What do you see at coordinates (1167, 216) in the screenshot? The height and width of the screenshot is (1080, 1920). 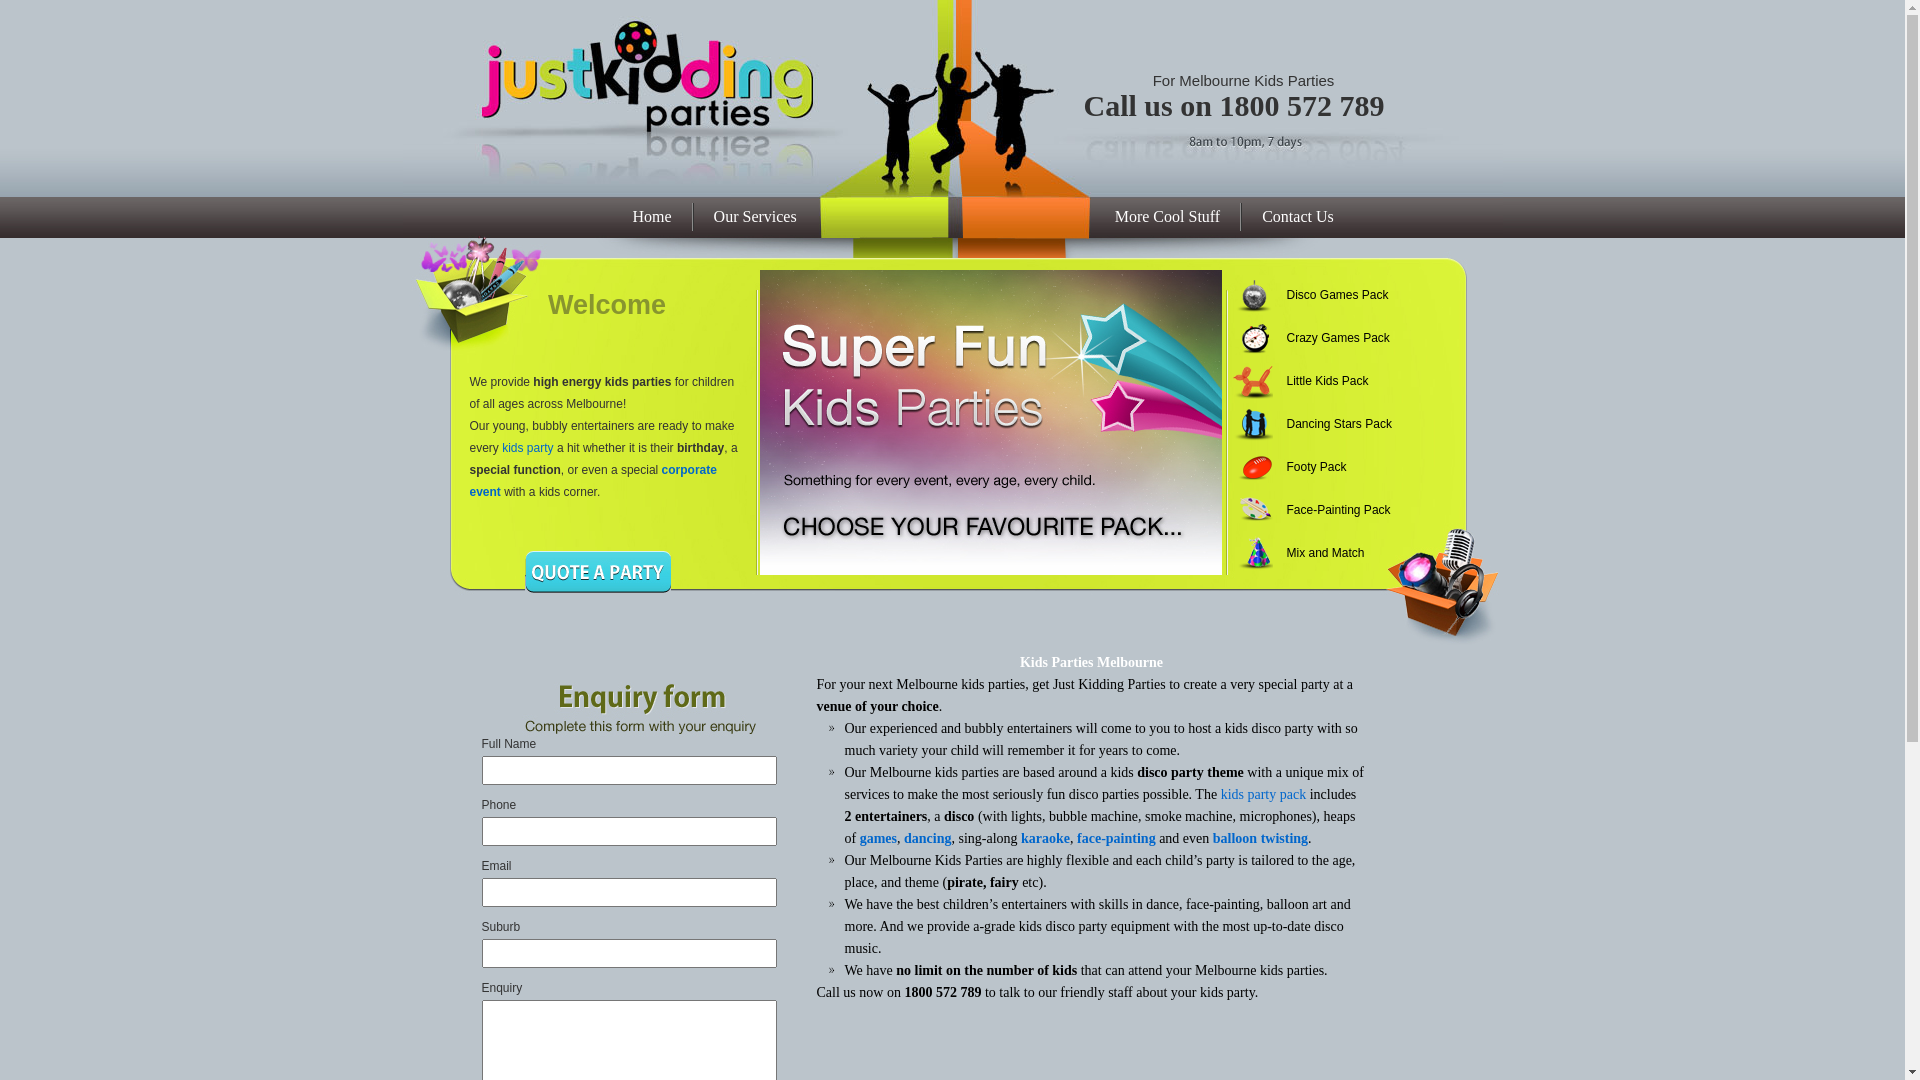 I see `'More Cool Stuff'` at bounding box center [1167, 216].